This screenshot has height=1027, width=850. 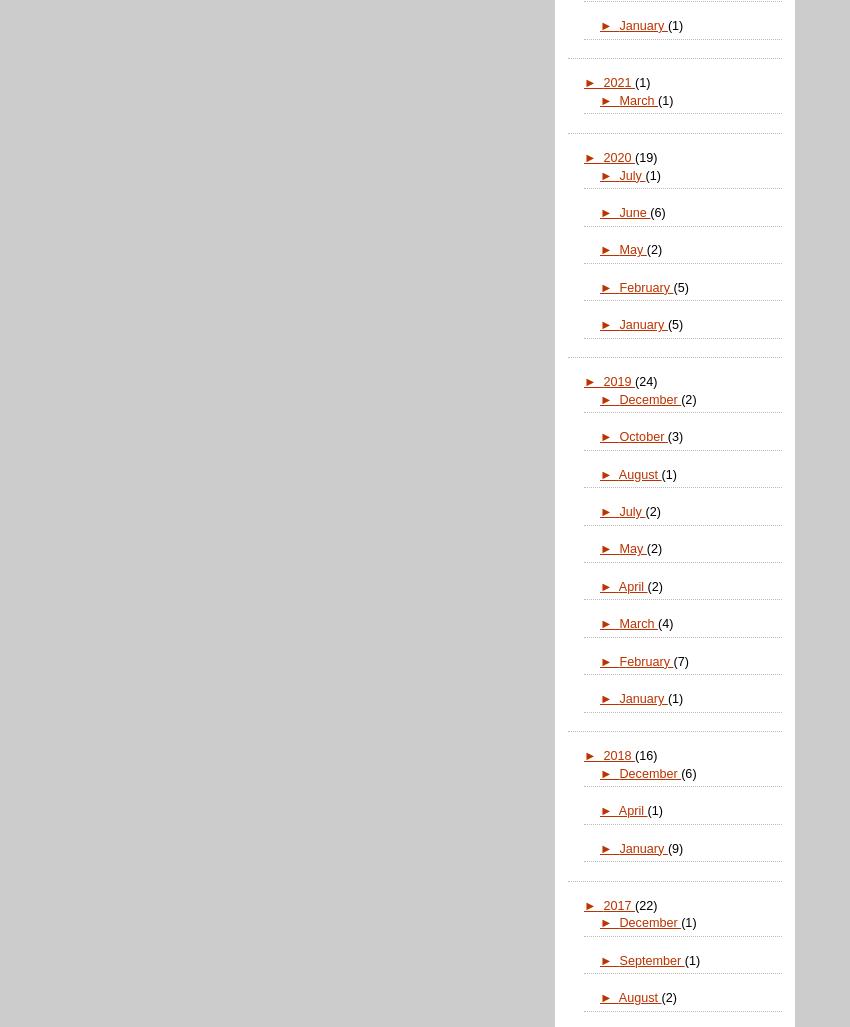 What do you see at coordinates (665, 624) in the screenshot?
I see `'(4)'` at bounding box center [665, 624].